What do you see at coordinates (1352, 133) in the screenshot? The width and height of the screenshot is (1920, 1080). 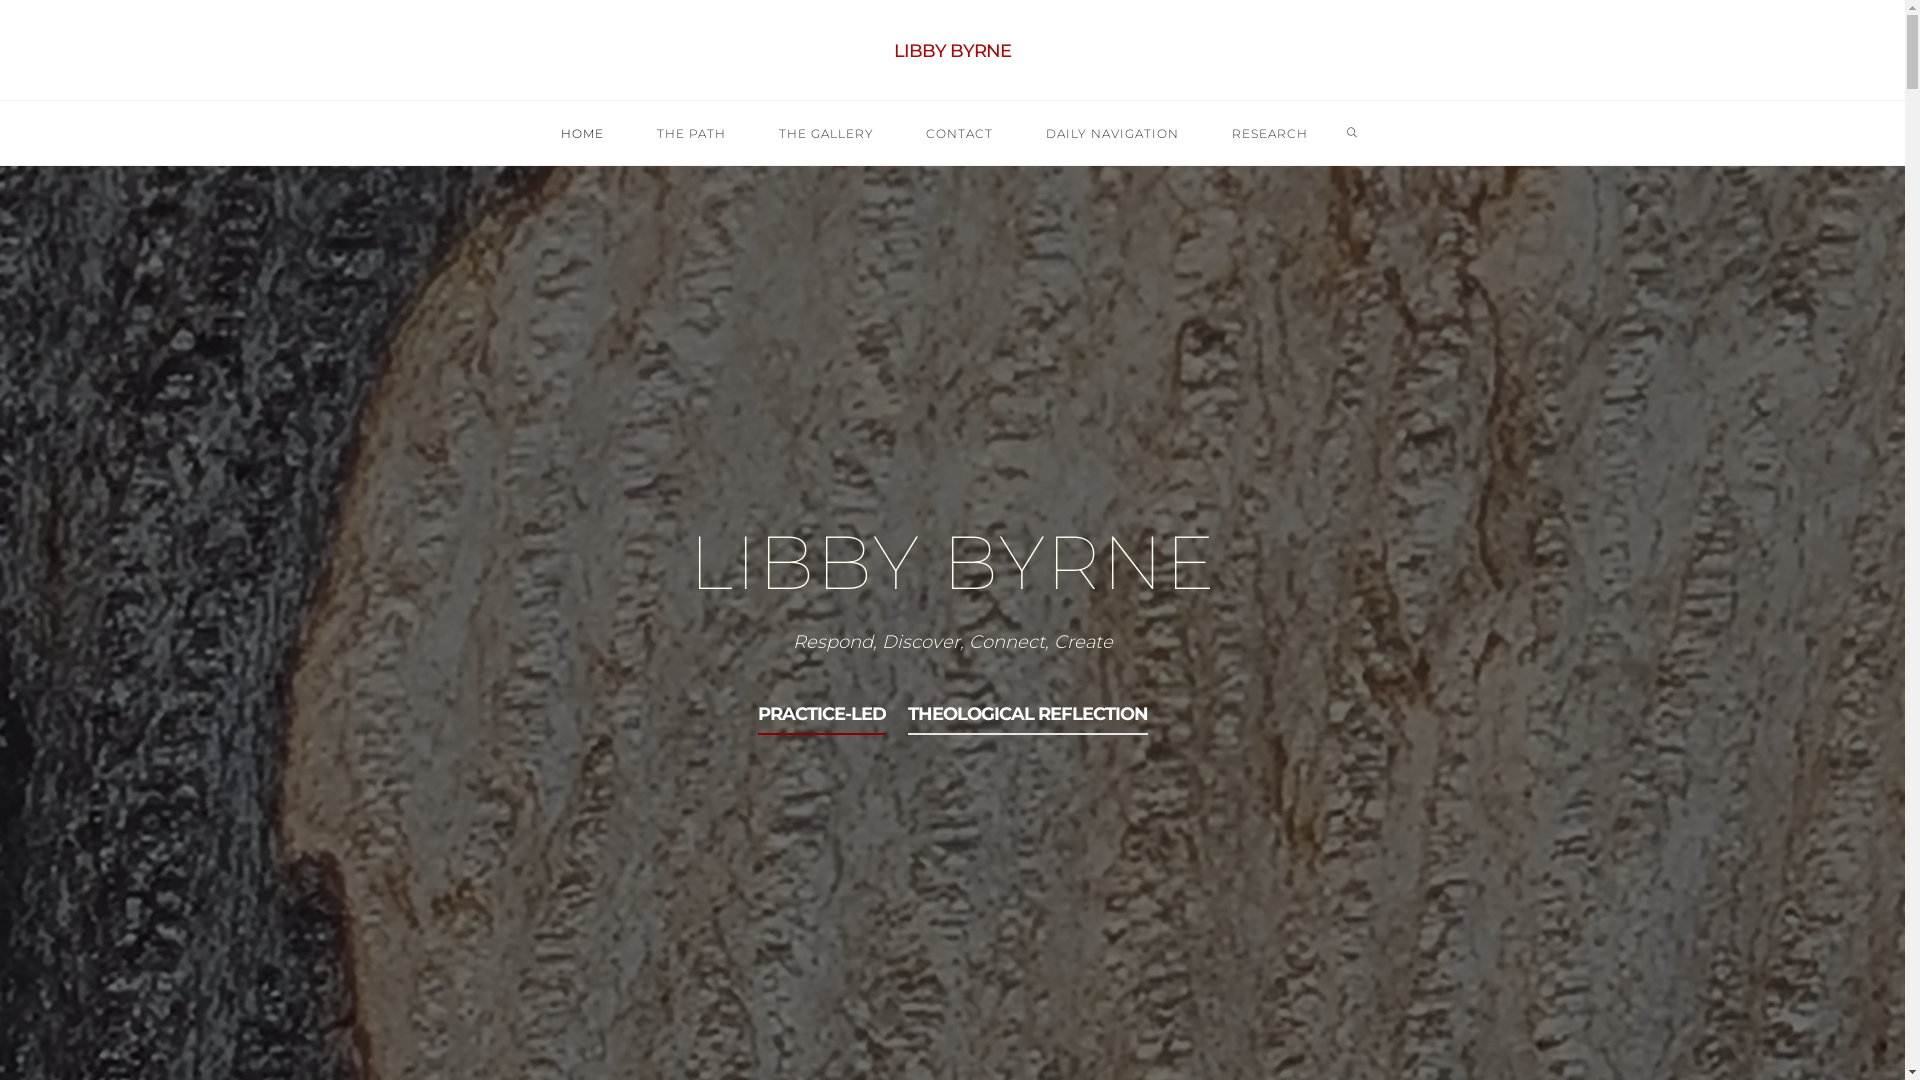 I see `'SEARCH'` at bounding box center [1352, 133].